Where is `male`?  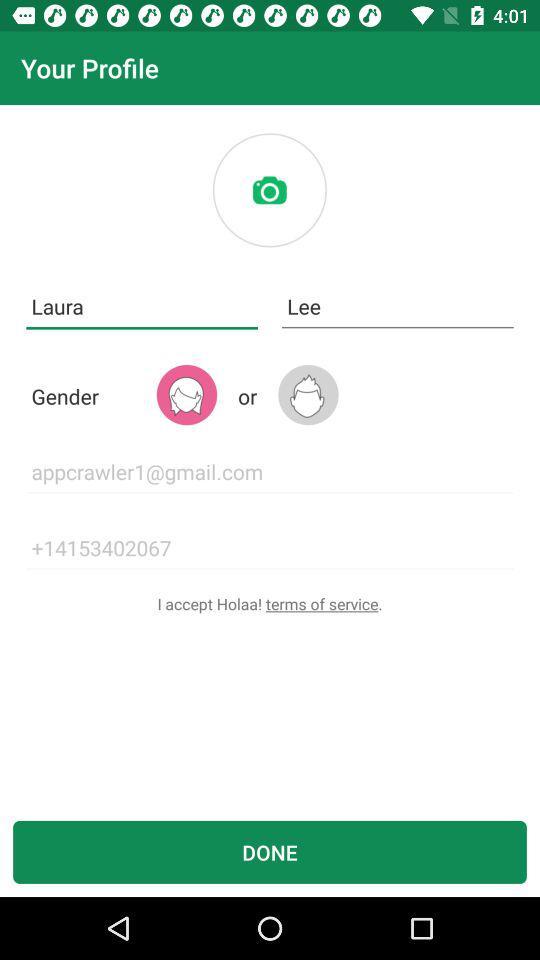
male is located at coordinates (308, 394).